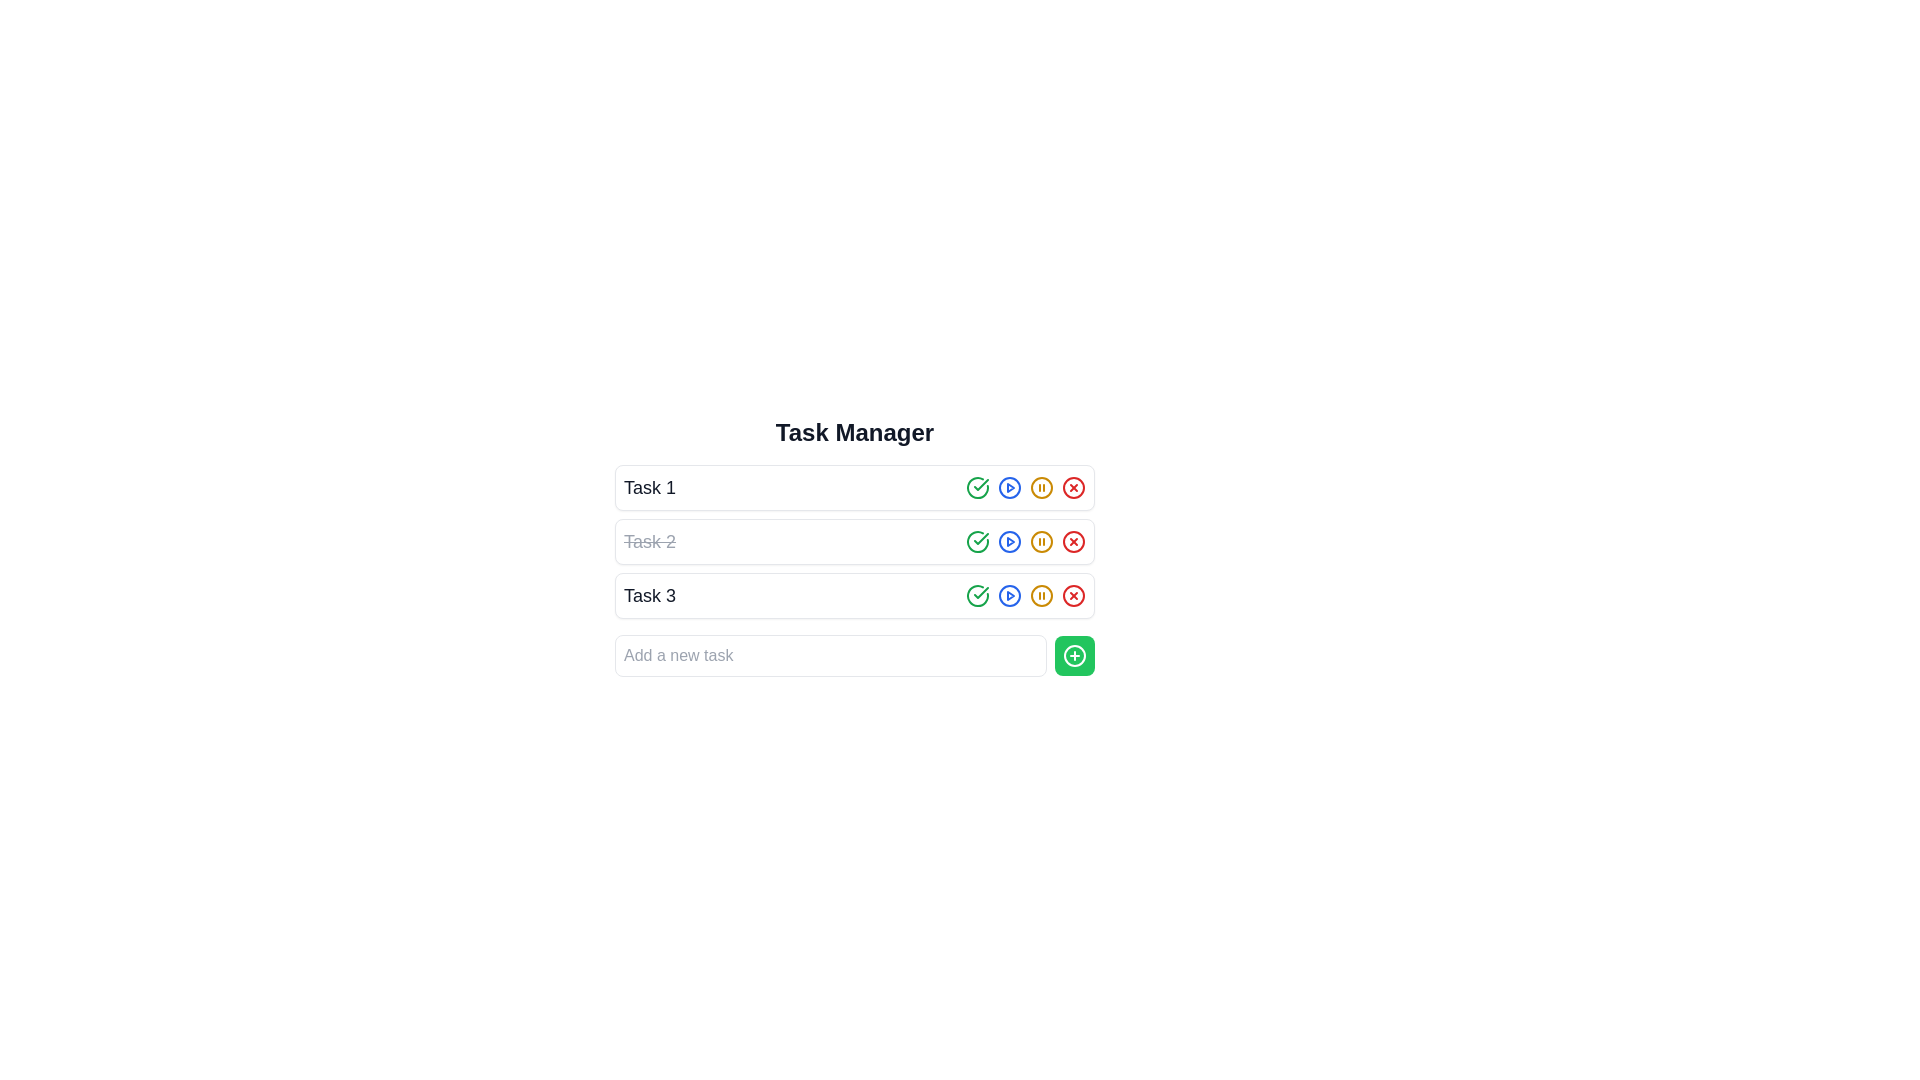 This screenshot has height=1080, width=1920. Describe the element at coordinates (854, 655) in the screenshot. I see `the green button of the composite UI component for adding a new task, which is located at the bottom of the task management interface` at that location.